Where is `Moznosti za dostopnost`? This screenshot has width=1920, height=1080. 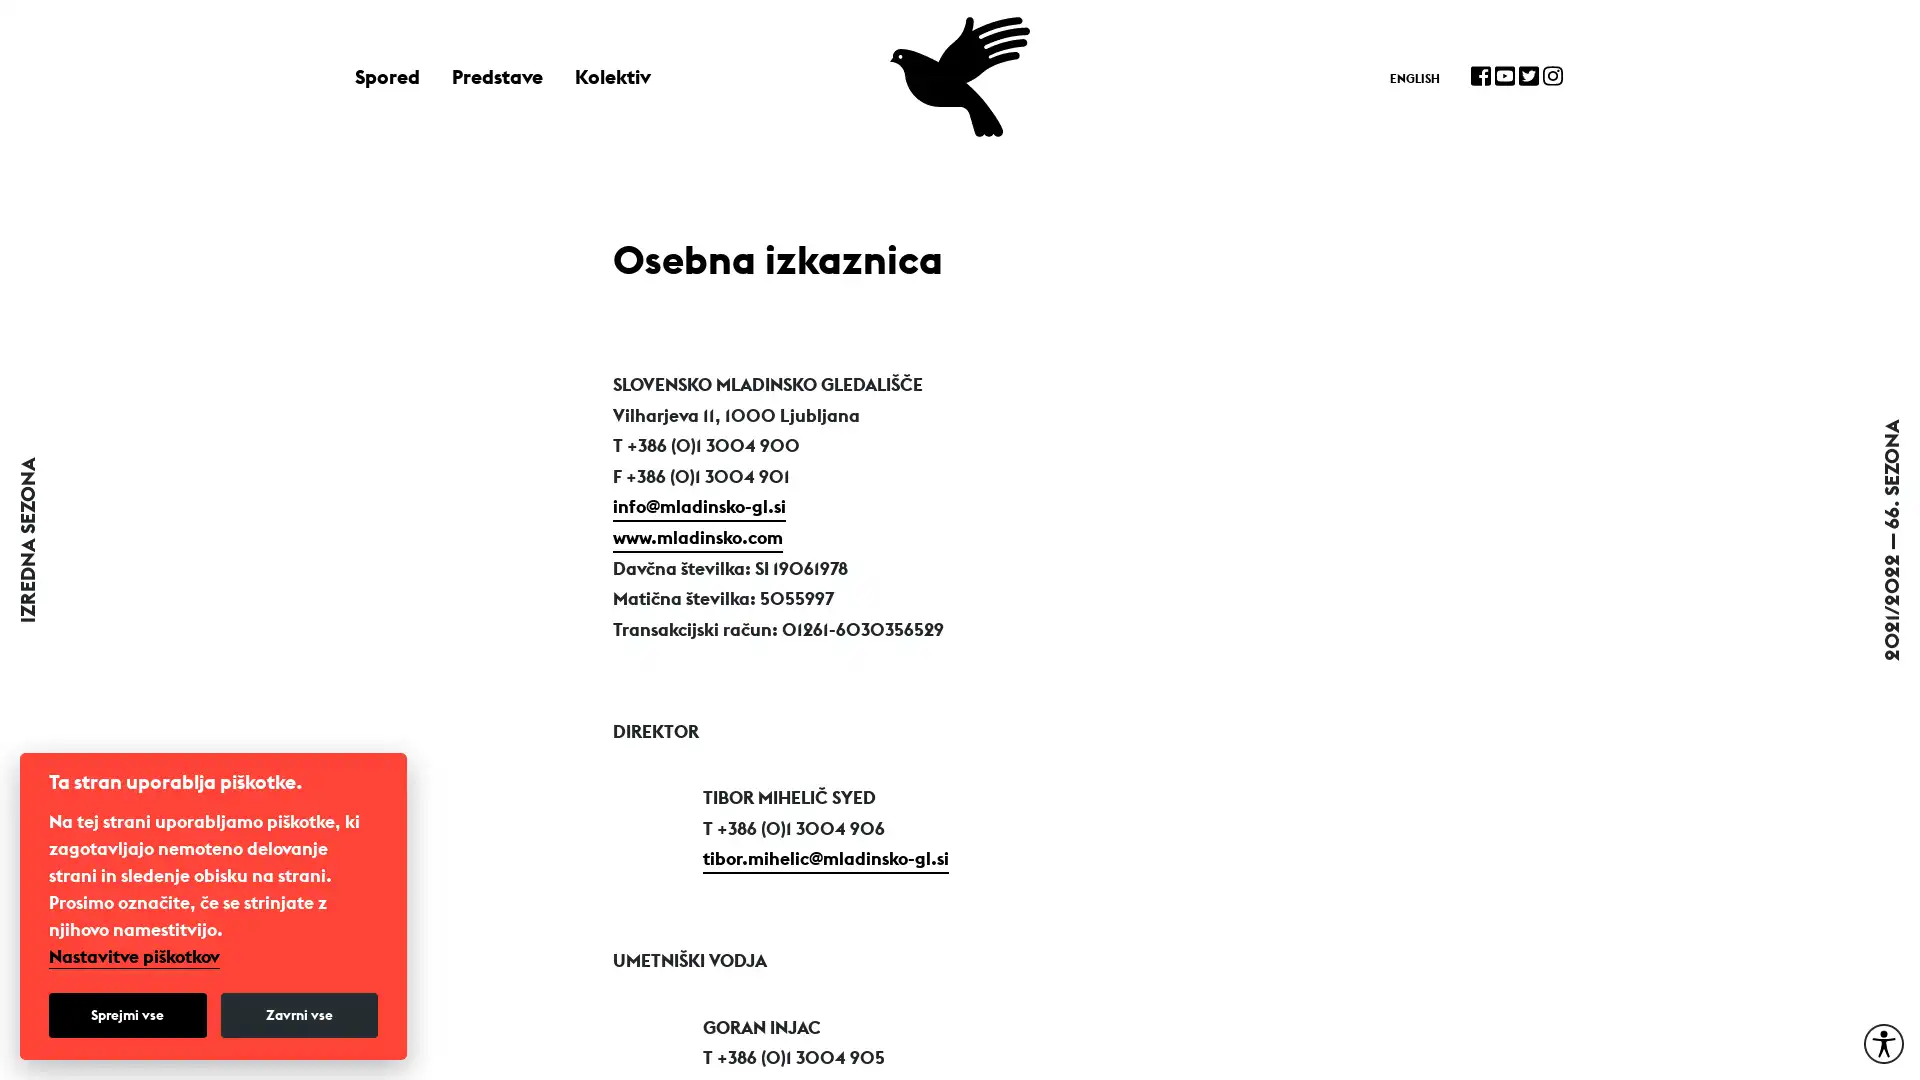
Moznosti za dostopnost is located at coordinates (1882, 1043).